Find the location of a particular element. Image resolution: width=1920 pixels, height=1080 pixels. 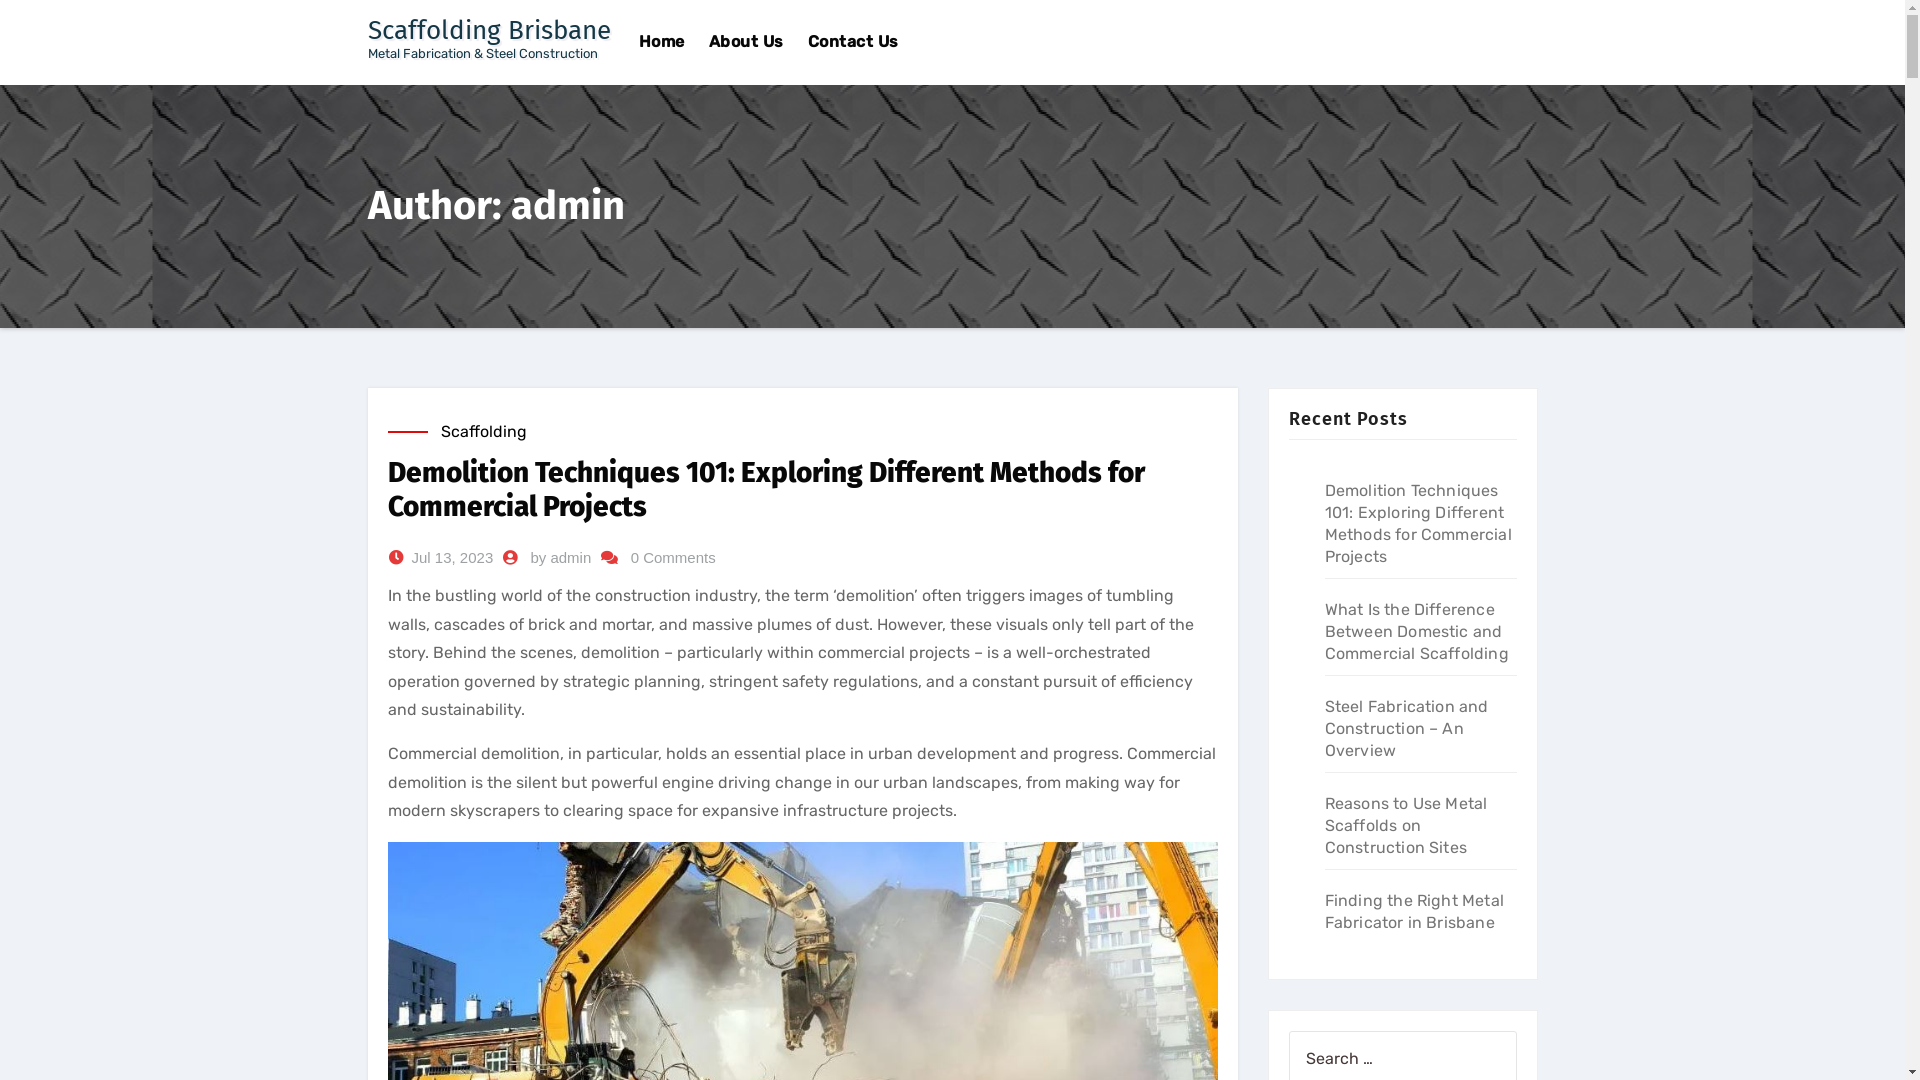

'Scaffolding Brisbane' is located at coordinates (368, 30).